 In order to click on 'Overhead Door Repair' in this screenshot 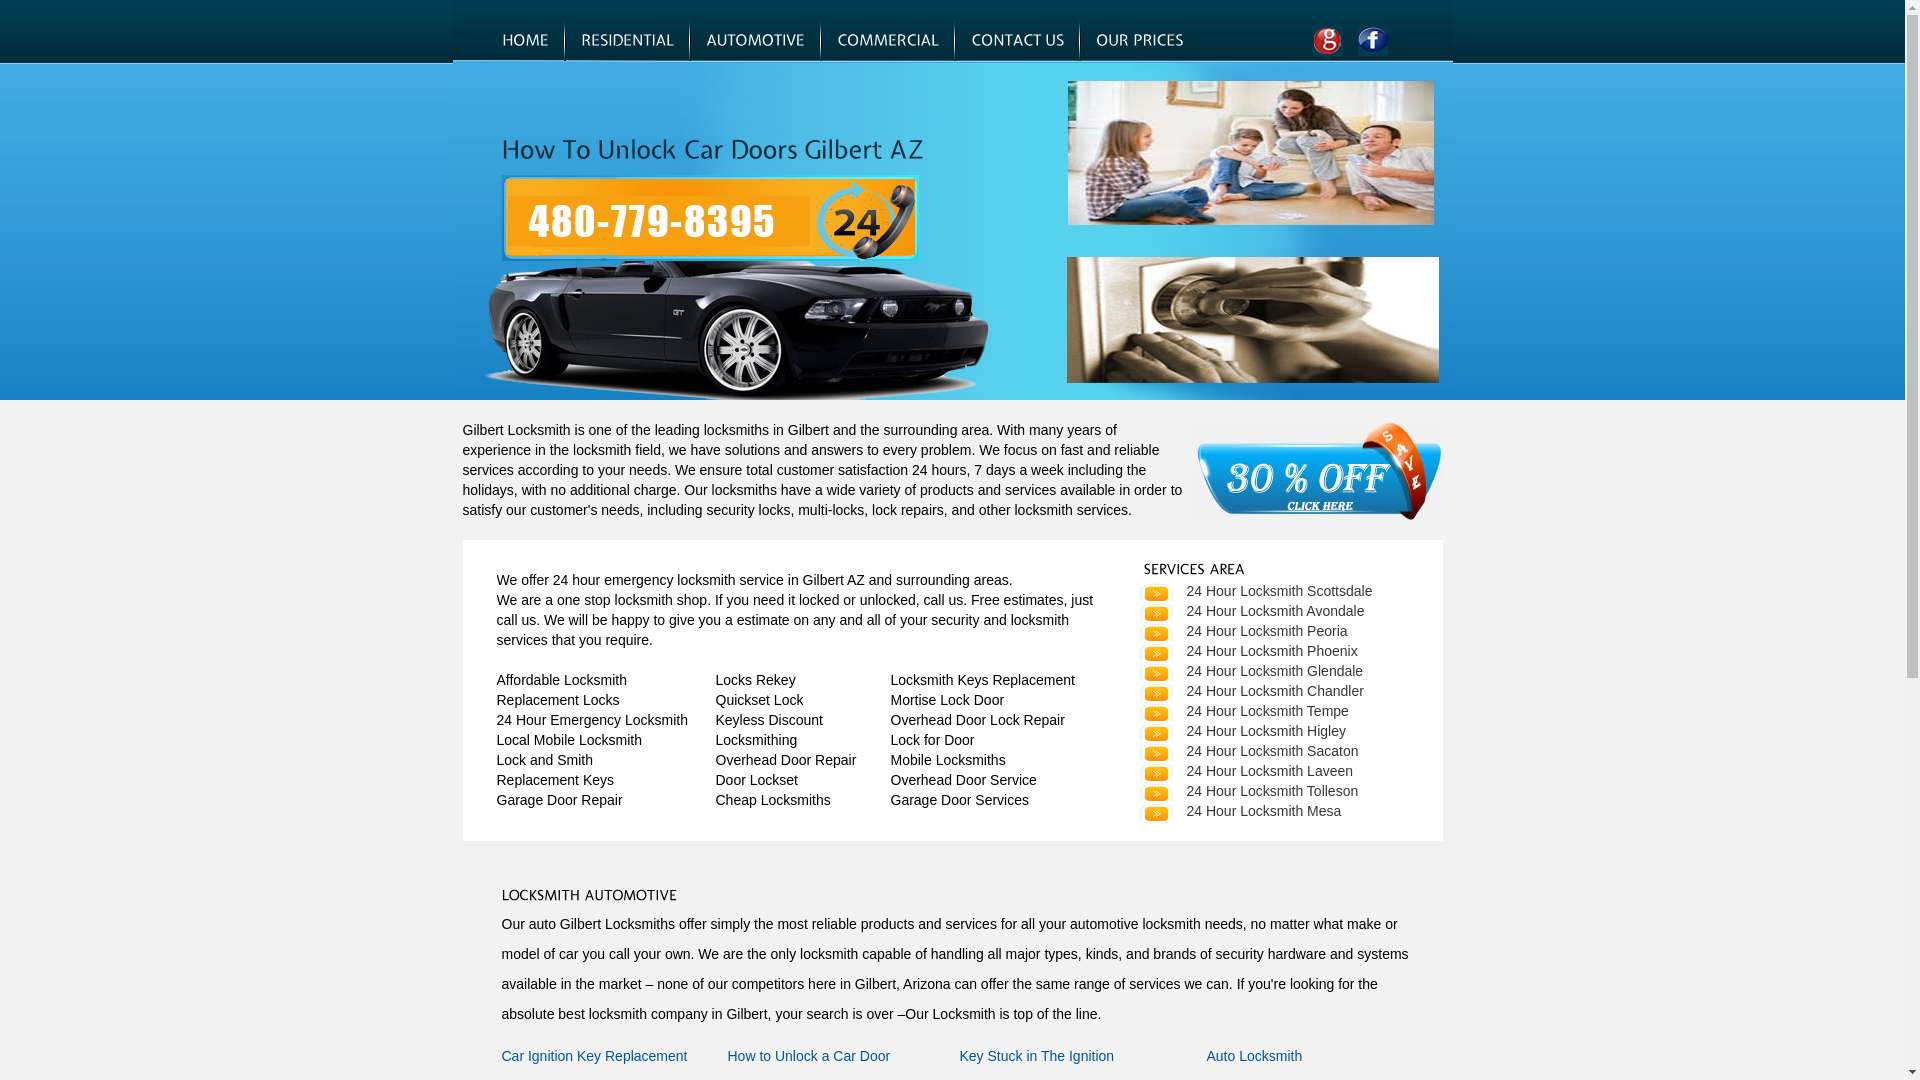, I will do `click(785, 759)`.